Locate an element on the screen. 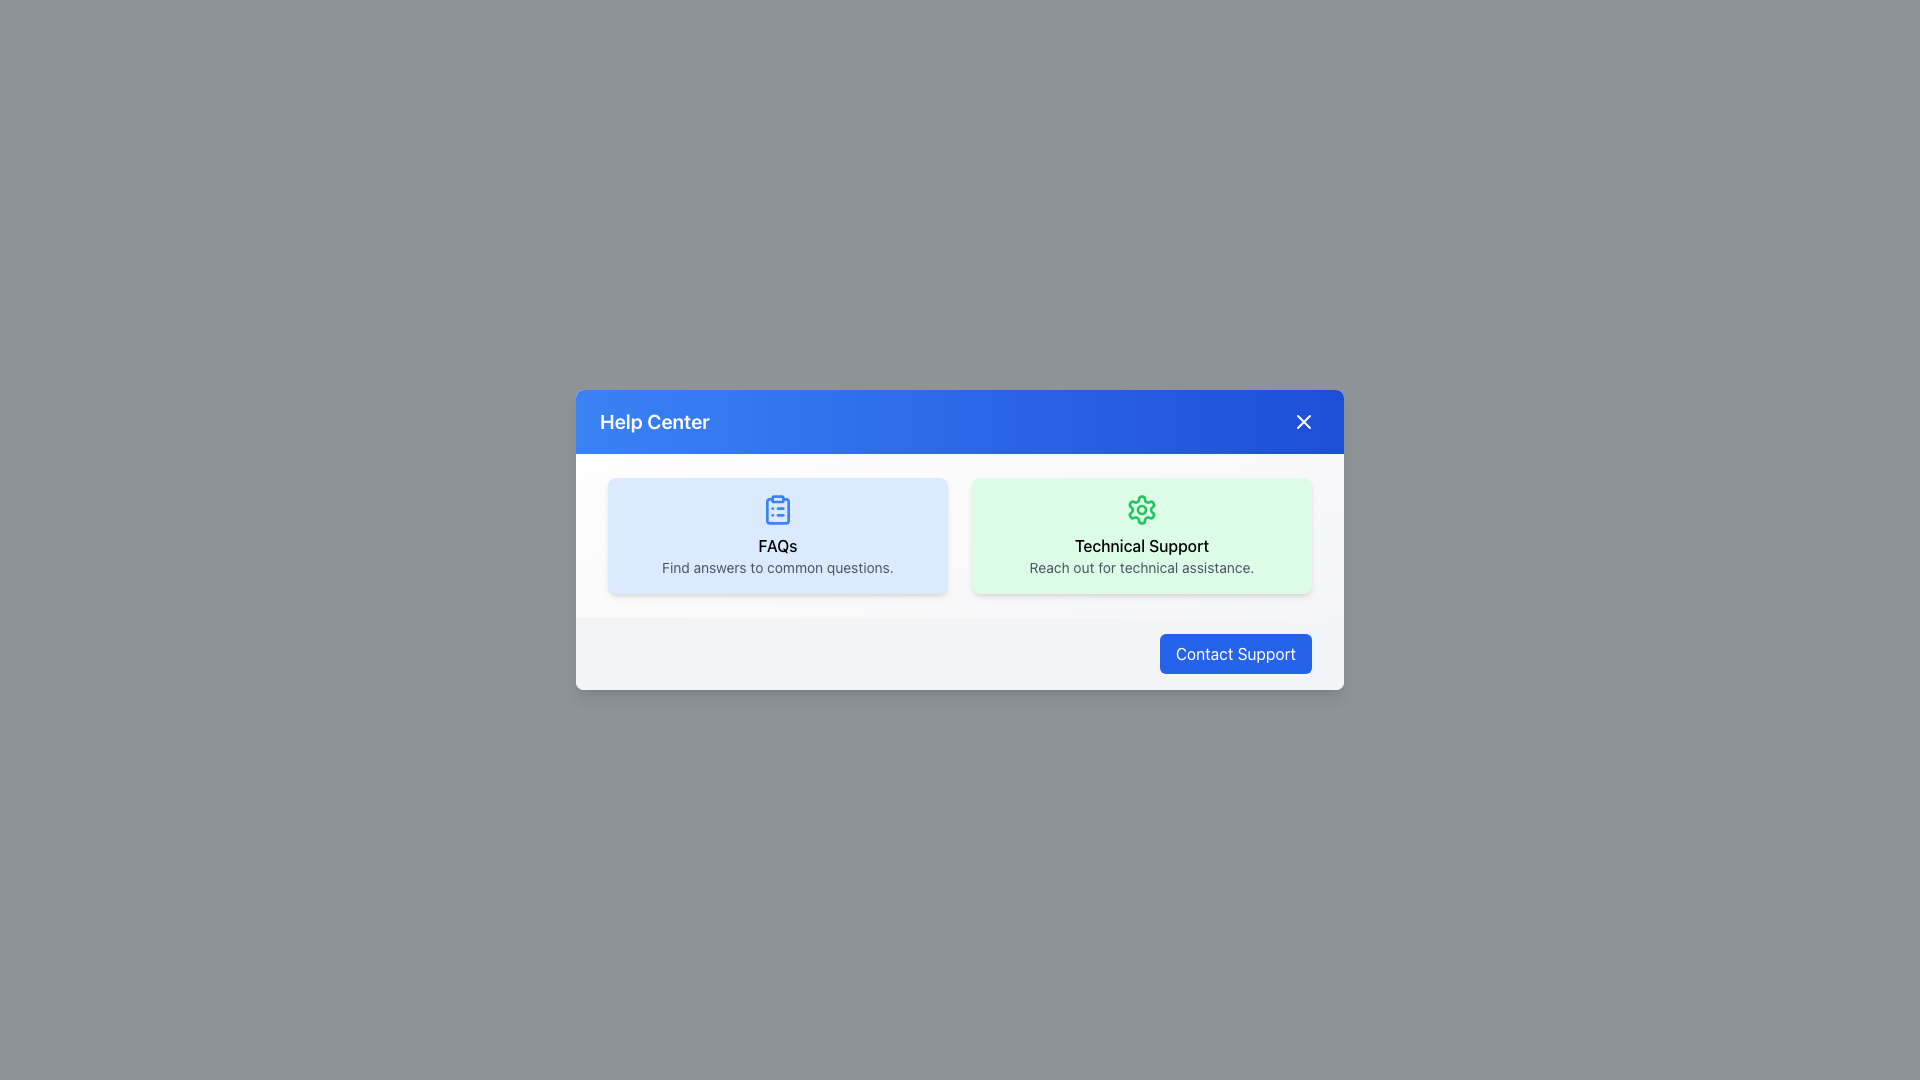 The width and height of the screenshot is (1920, 1080). the 'Contact Support' button located at the bottom right corner of the dialog box is located at coordinates (1234, 654).